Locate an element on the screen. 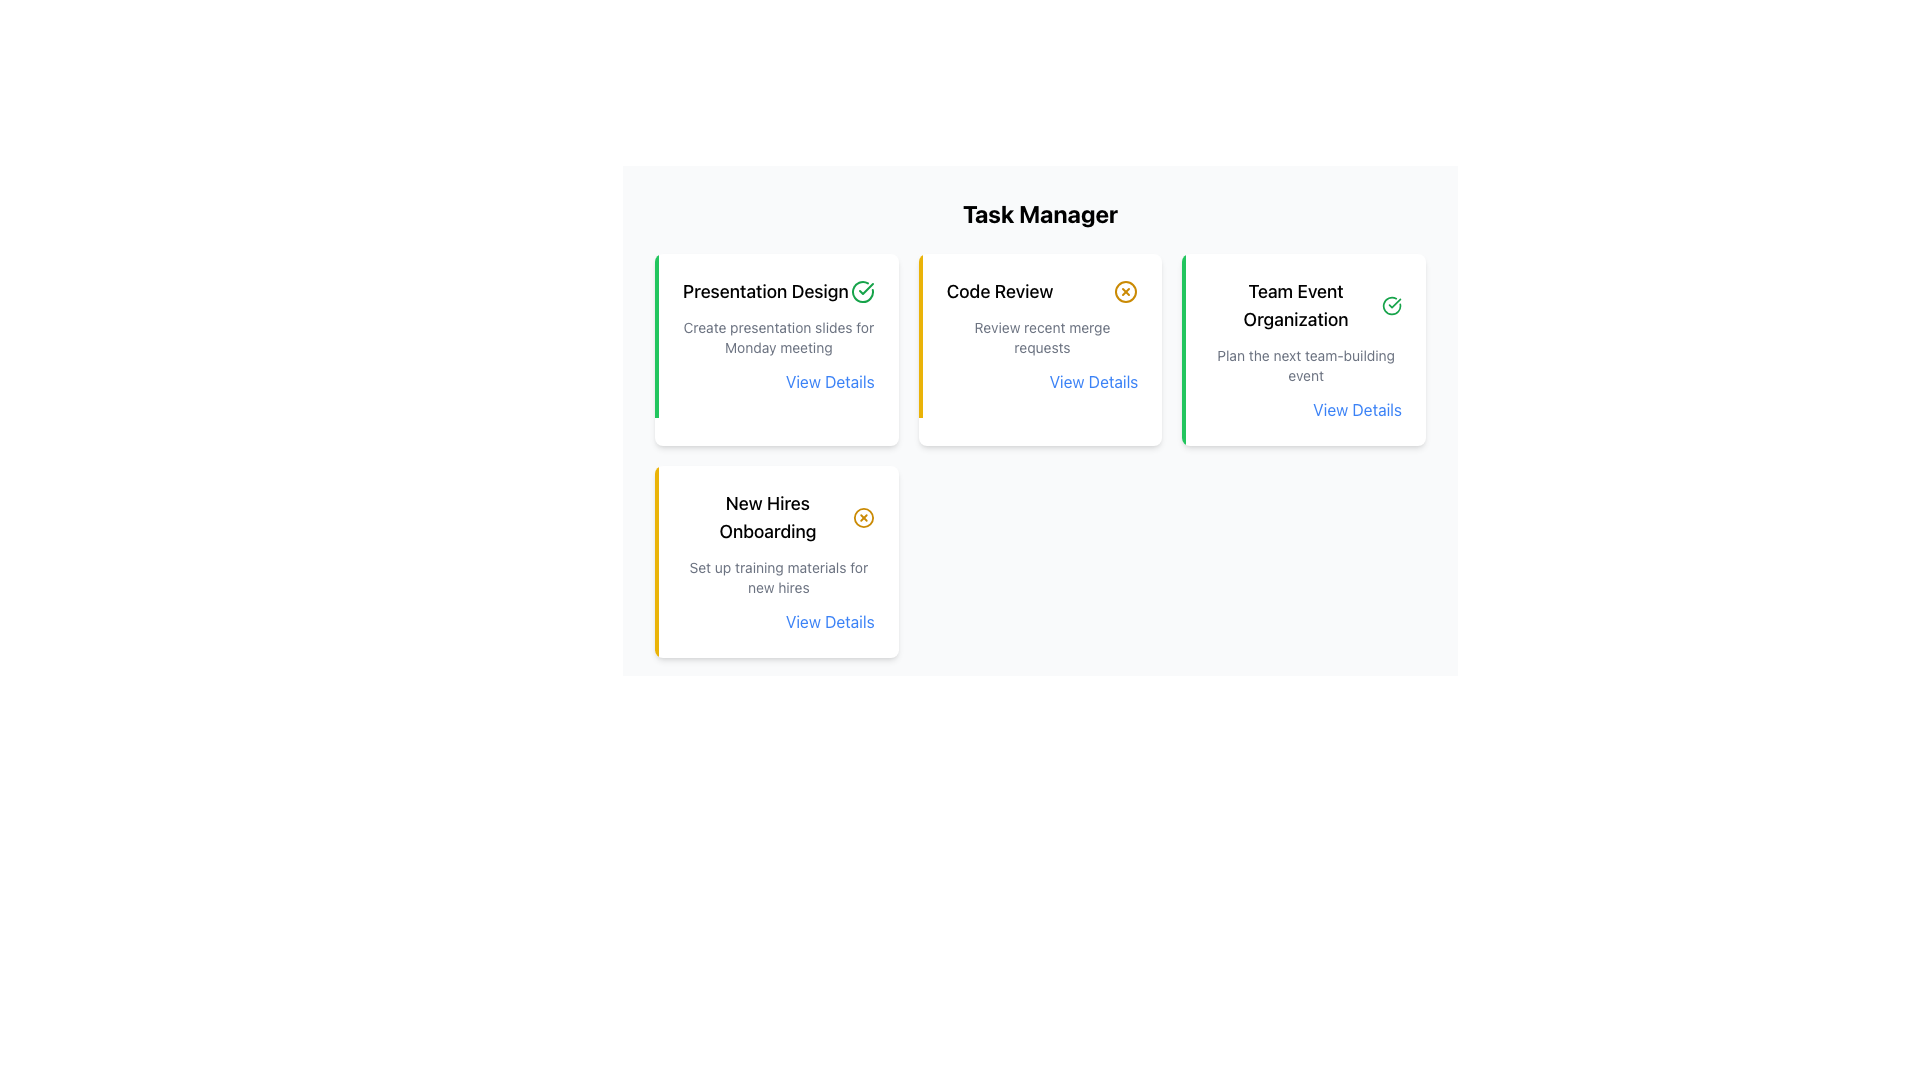 Image resolution: width=1920 pixels, height=1080 pixels. title of the task labeled 'Team Event Organization' which is represented by a composite element consisting of text and a green checkmark icon, located in the top-right section of the corresponding card is located at coordinates (1306, 305).